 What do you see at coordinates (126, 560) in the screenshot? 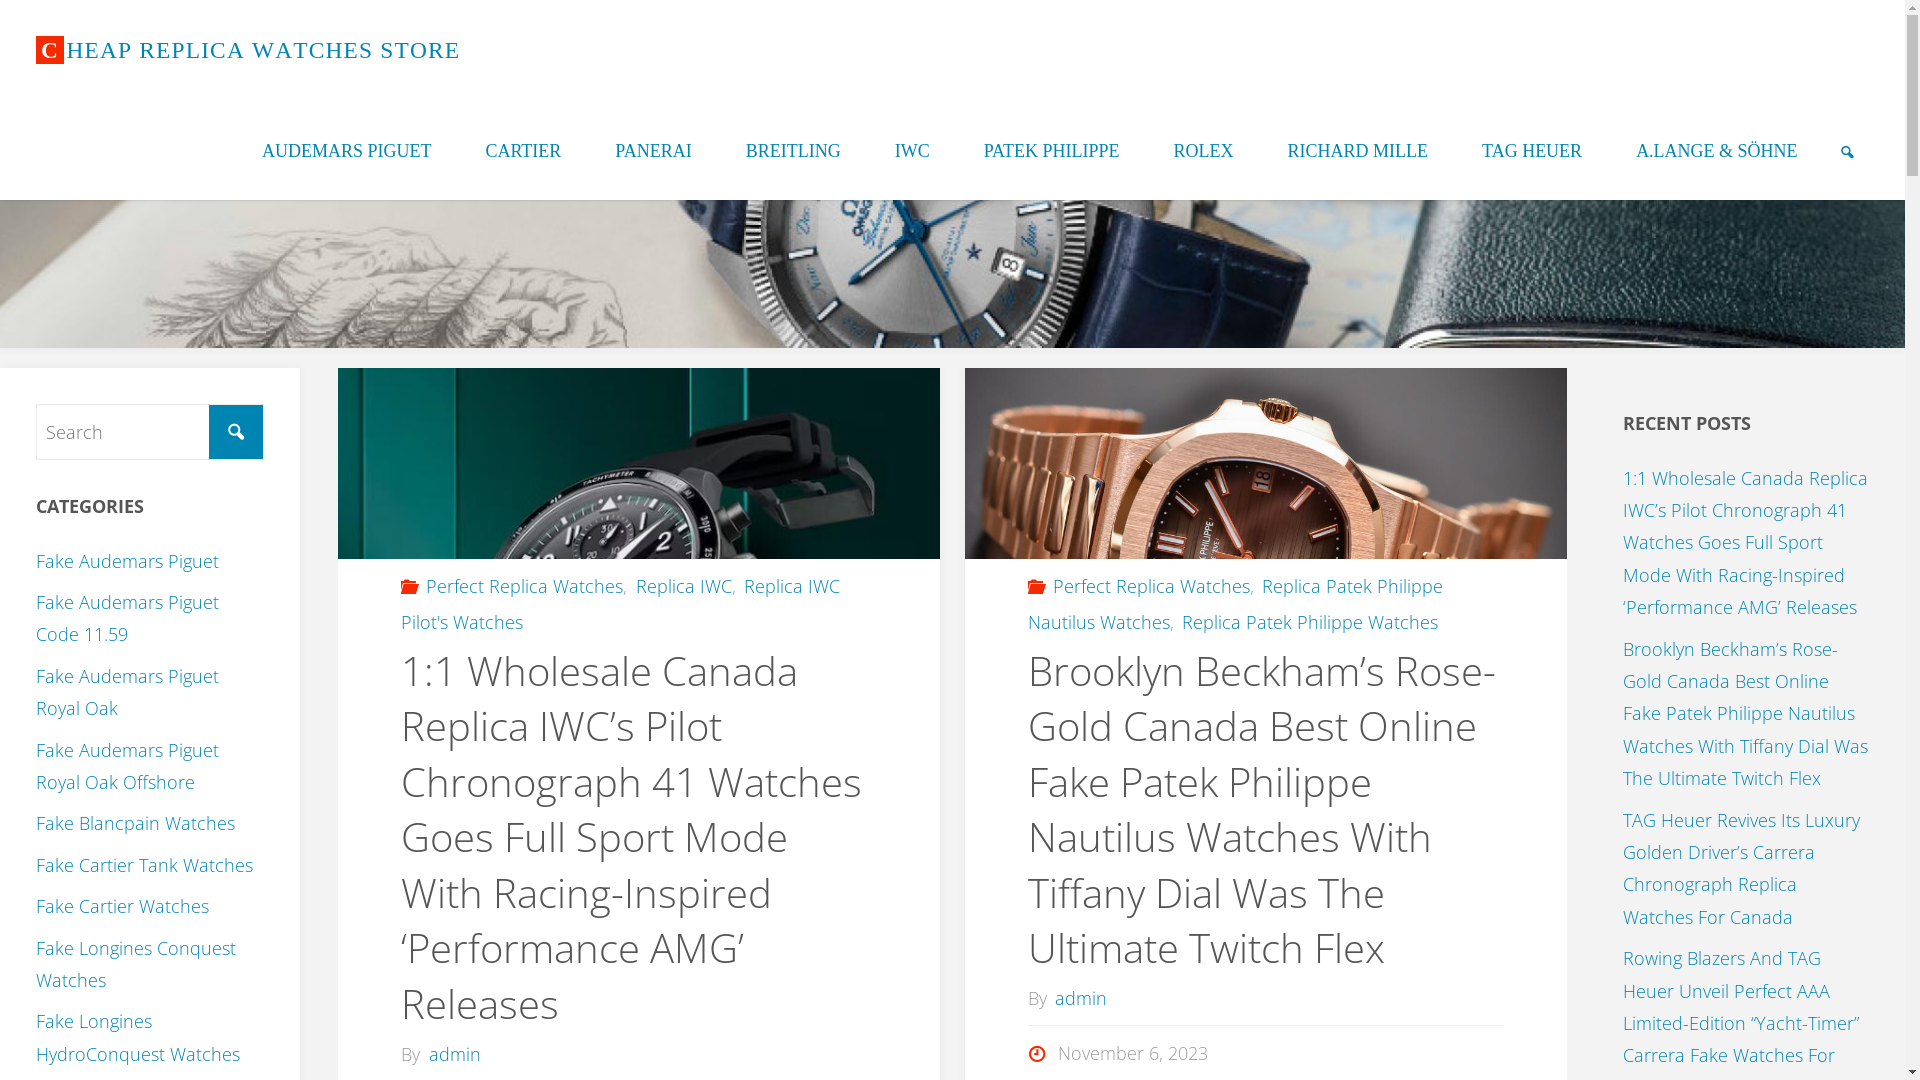
I see `'Fake Audemars Piguet'` at bounding box center [126, 560].